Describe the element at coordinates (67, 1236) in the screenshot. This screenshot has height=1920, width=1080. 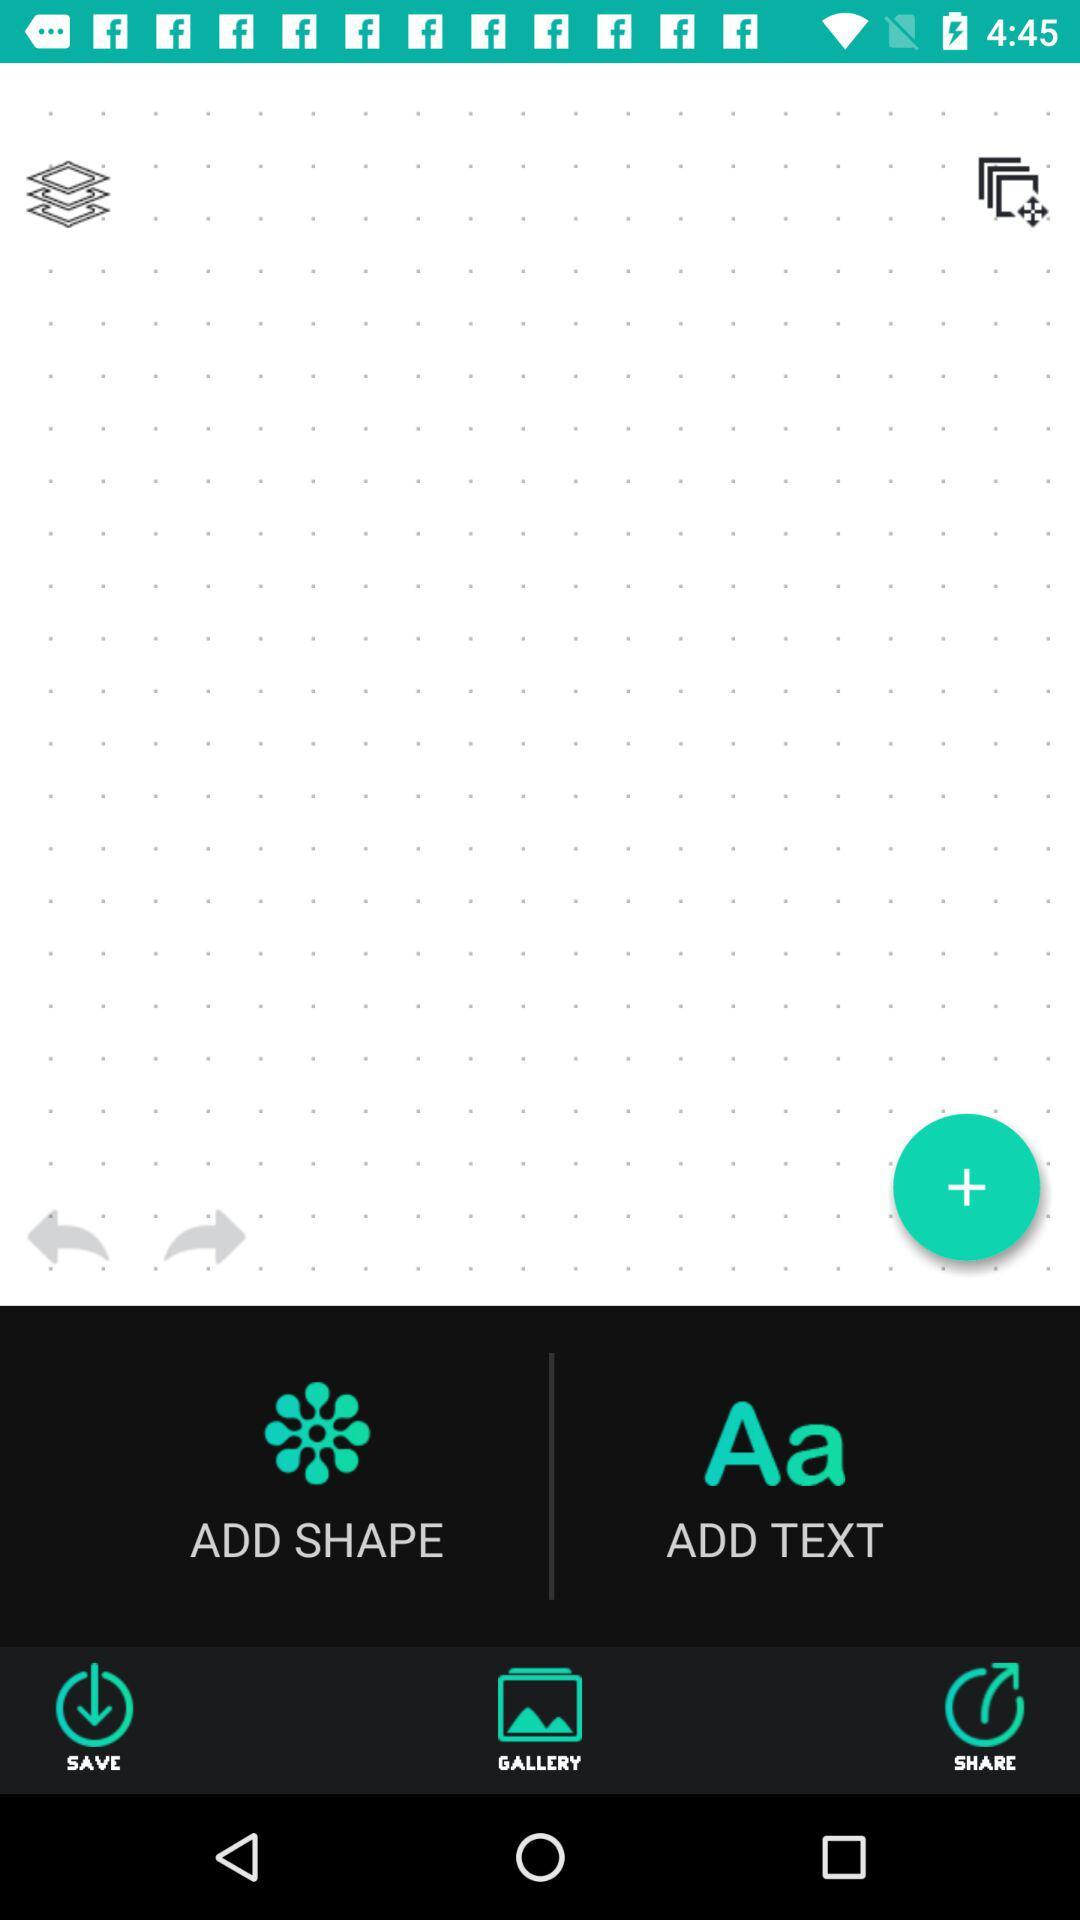
I see `the item above save item` at that location.